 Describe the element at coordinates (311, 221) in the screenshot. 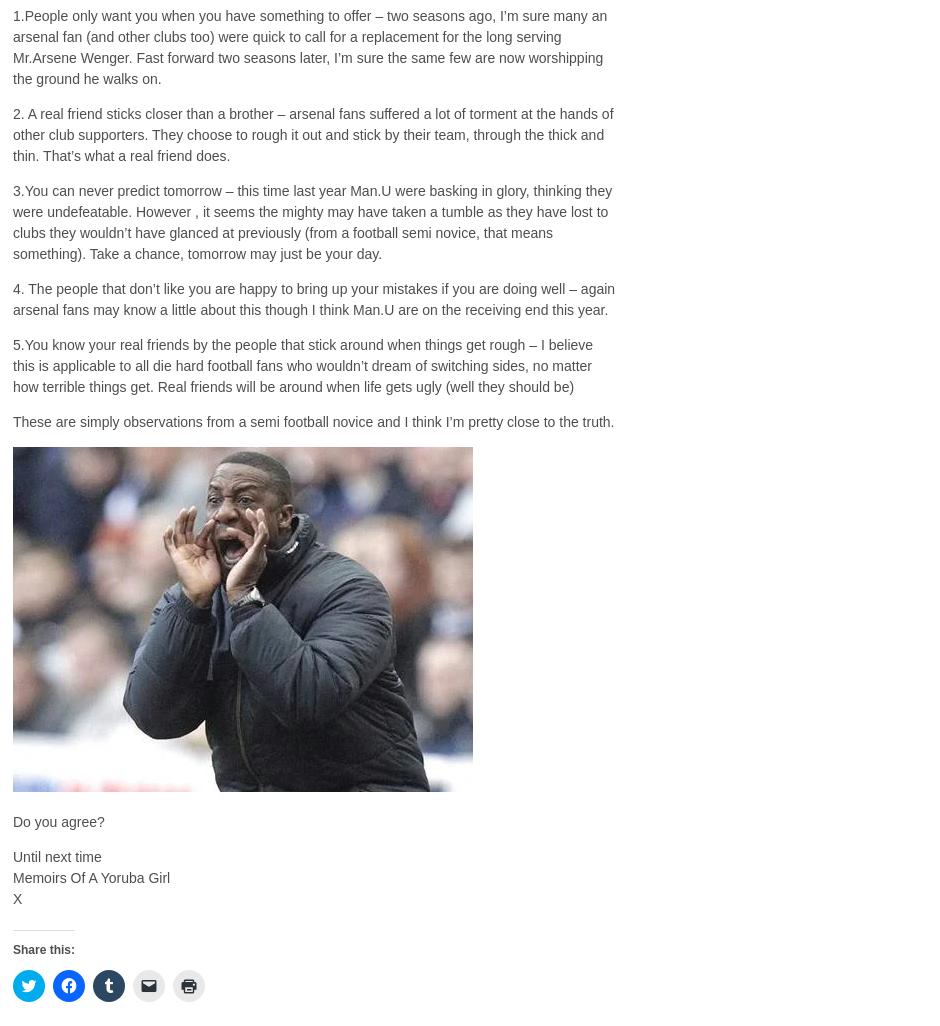

I see `'3.You can never predict tomorrow – this time last year Man.U were basking in glory, thinking they were undefeatable. However , it seems the mighty may have taken a tumble as they have lost to clubs they wouldn’t have glanced at previously (from a football semi novice, that means something). Take a chance, tomorrow may just be your day.'` at that location.